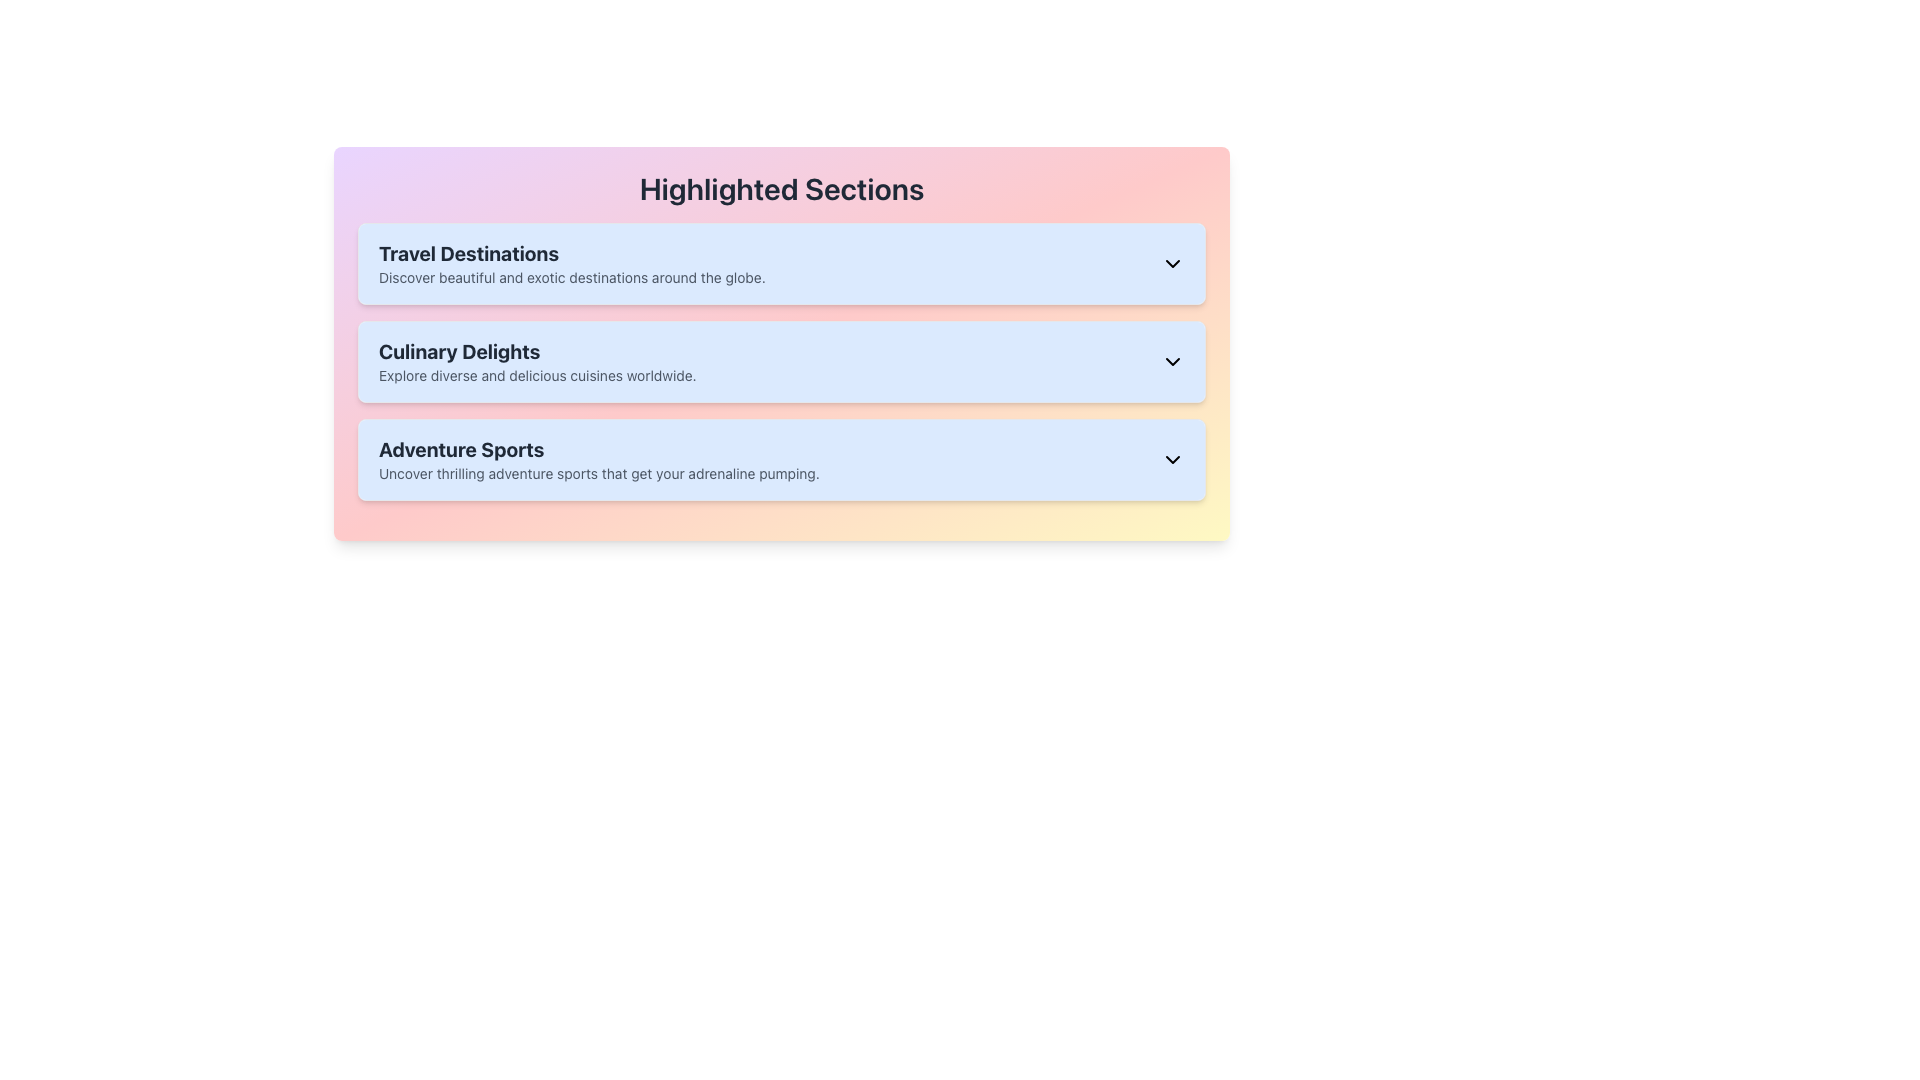 The image size is (1920, 1080). What do you see at coordinates (571, 262) in the screenshot?
I see `the clickable section header for 'Travel Destinations', which is the first section in the list above 'Culinary Delights' and 'Adventure Sports'` at bounding box center [571, 262].